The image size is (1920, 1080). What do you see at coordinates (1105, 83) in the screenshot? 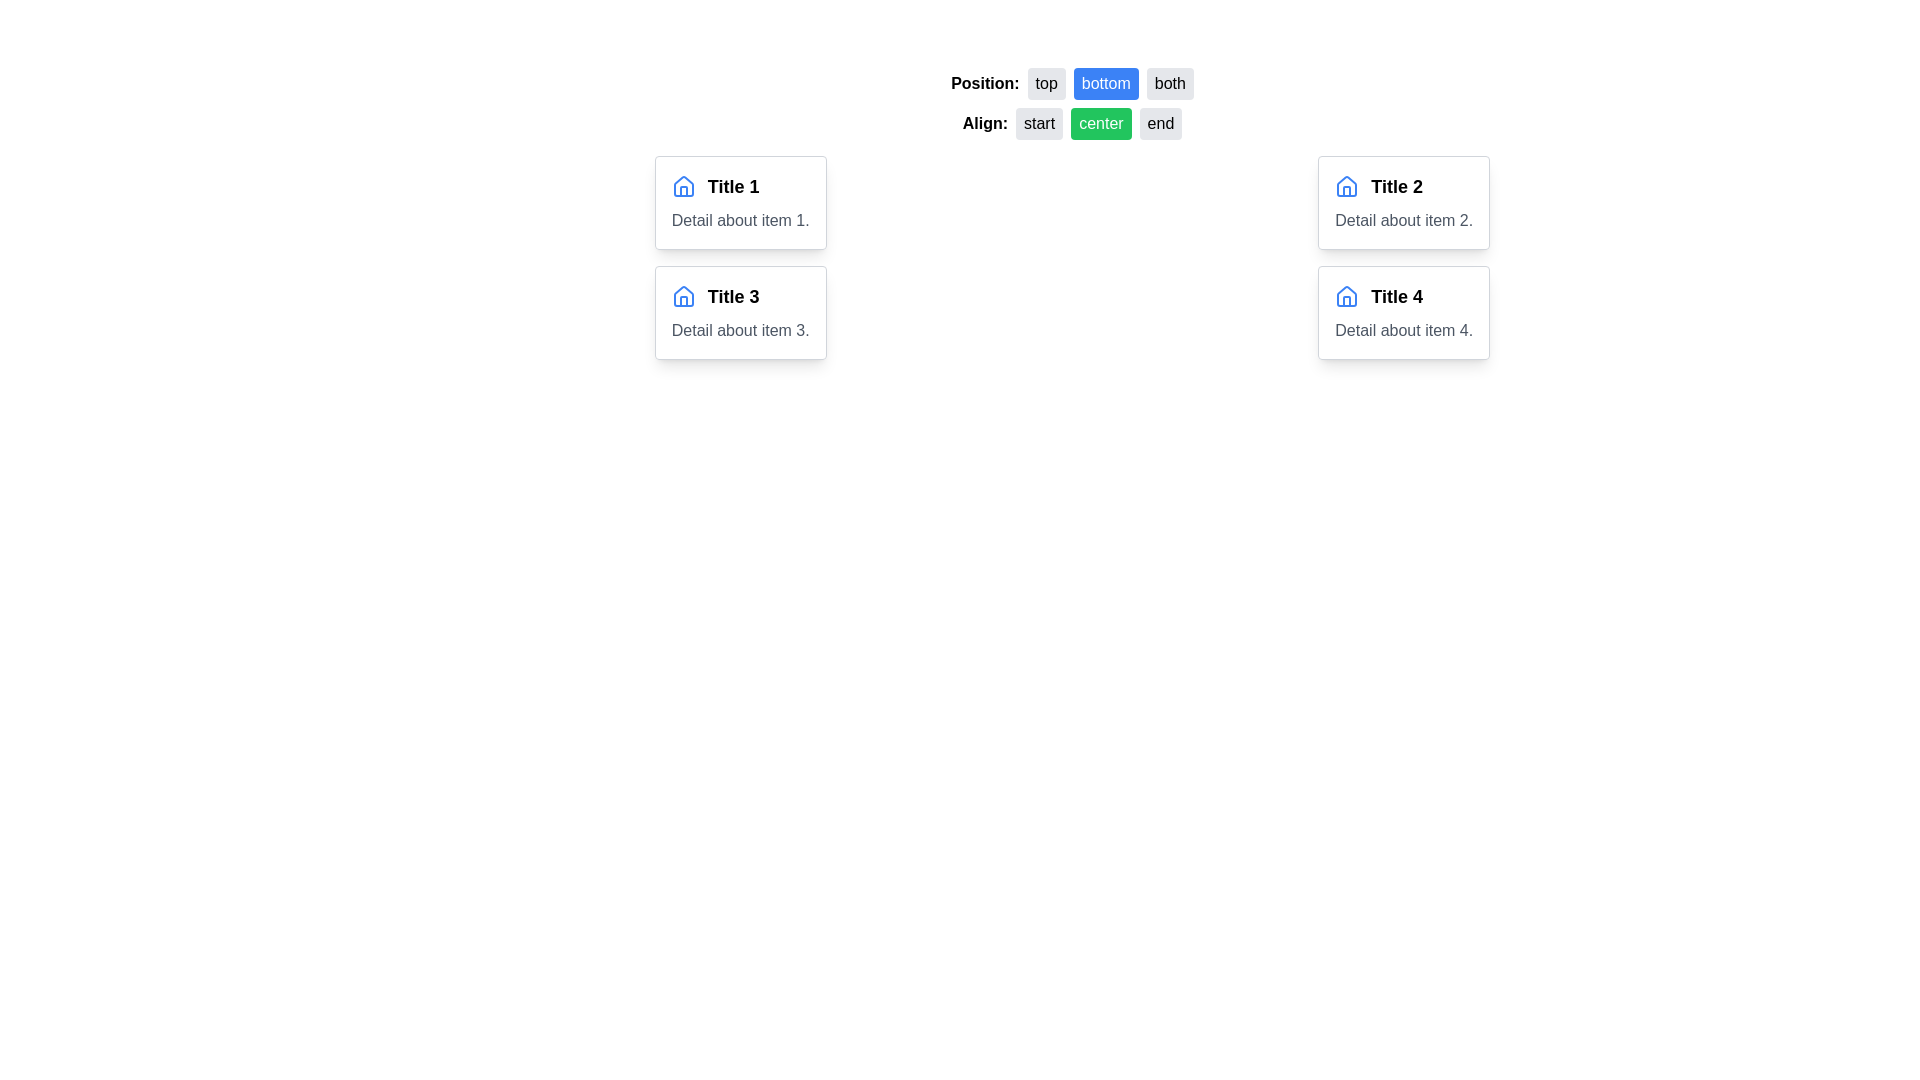
I see `the blue button labeled 'bottom'` at bounding box center [1105, 83].